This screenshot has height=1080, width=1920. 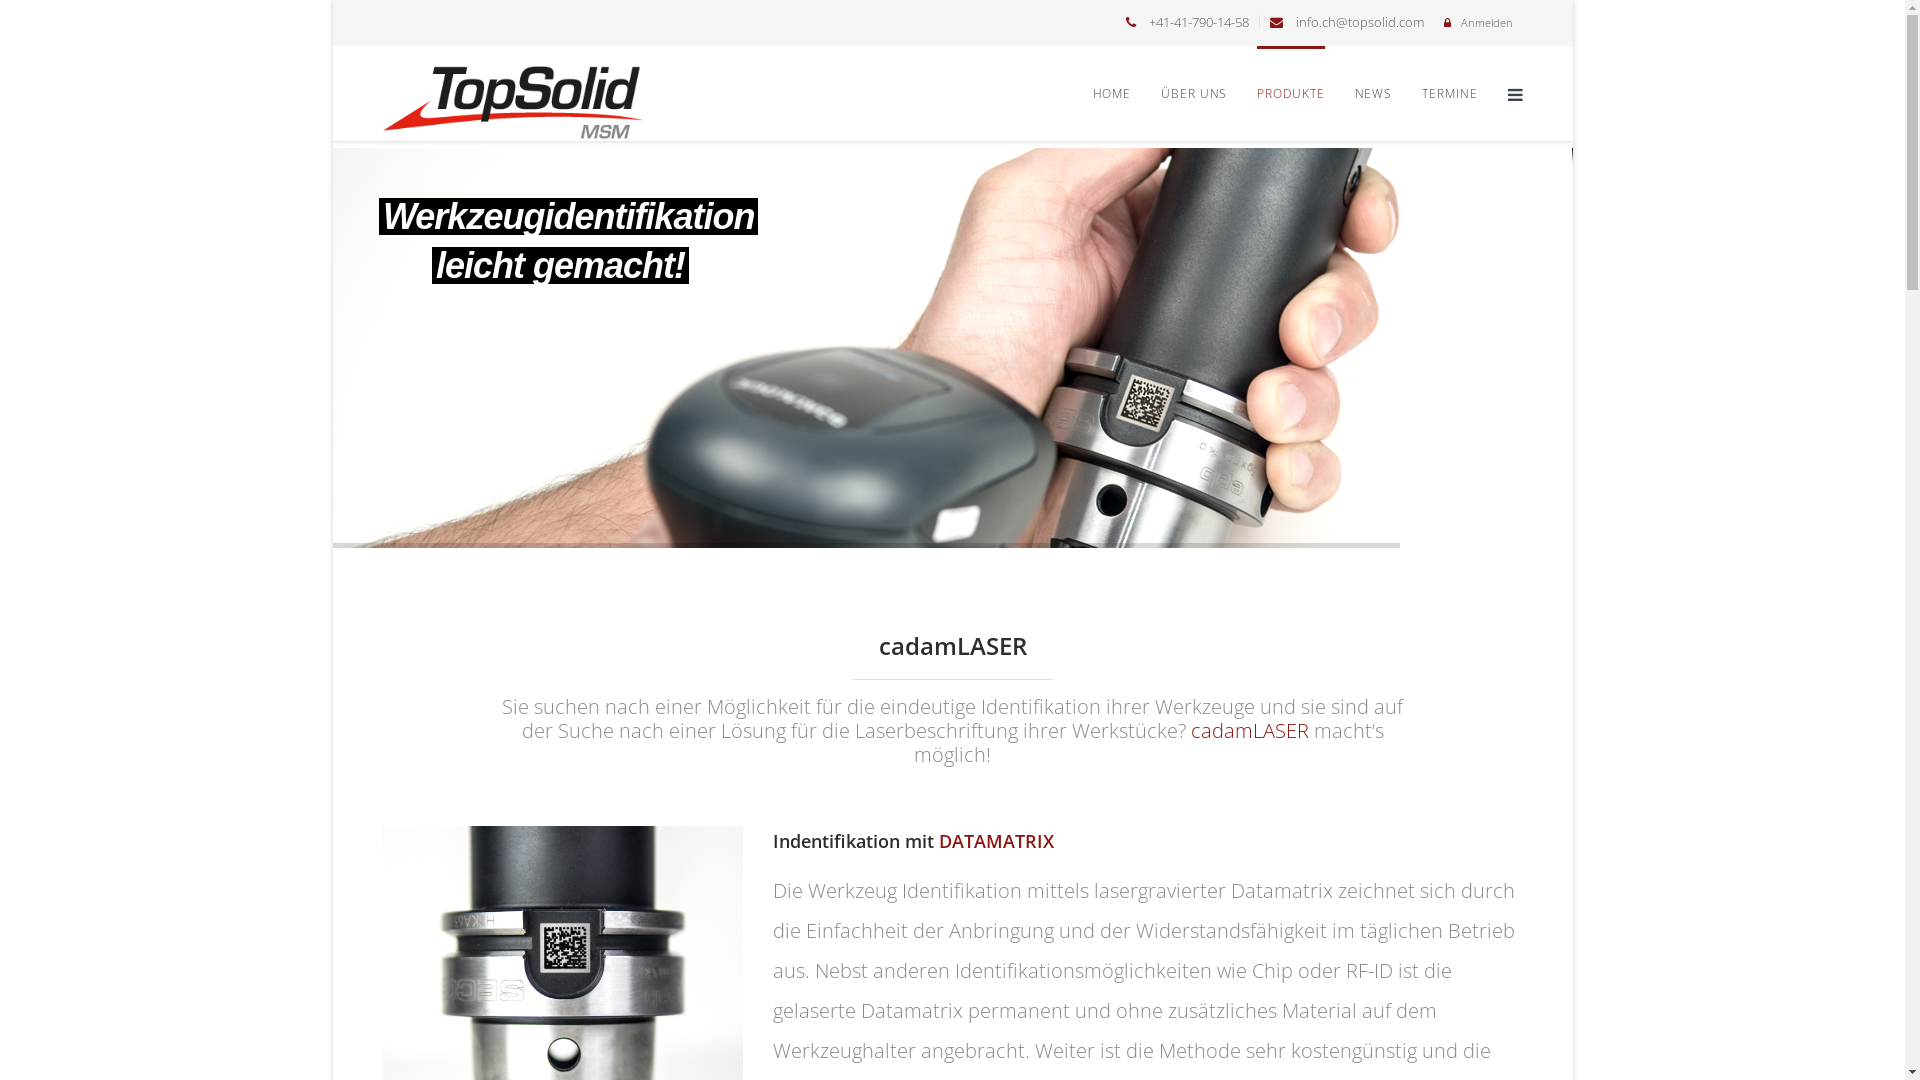 What do you see at coordinates (1147, 22) in the screenshot?
I see `'+41-41-790-14-58'` at bounding box center [1147, 22].